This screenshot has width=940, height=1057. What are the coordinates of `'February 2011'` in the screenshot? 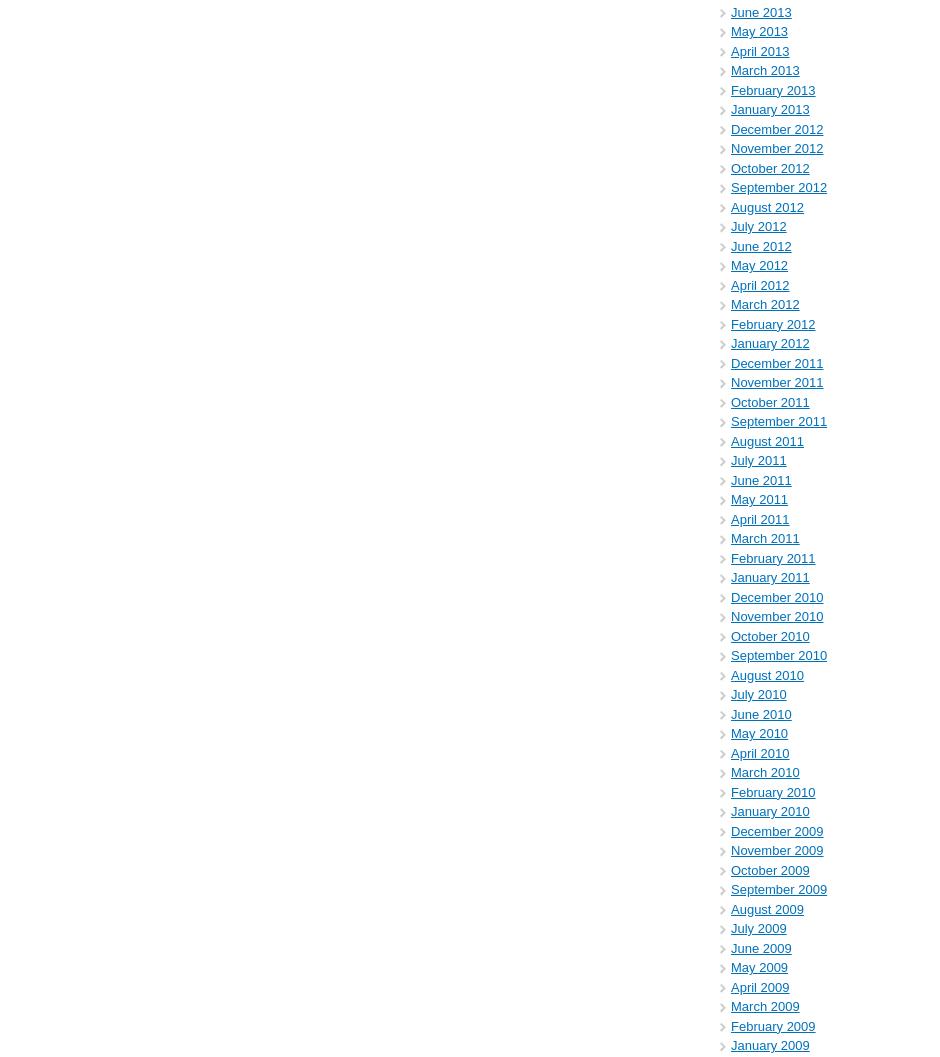 It's located at (771, 556).